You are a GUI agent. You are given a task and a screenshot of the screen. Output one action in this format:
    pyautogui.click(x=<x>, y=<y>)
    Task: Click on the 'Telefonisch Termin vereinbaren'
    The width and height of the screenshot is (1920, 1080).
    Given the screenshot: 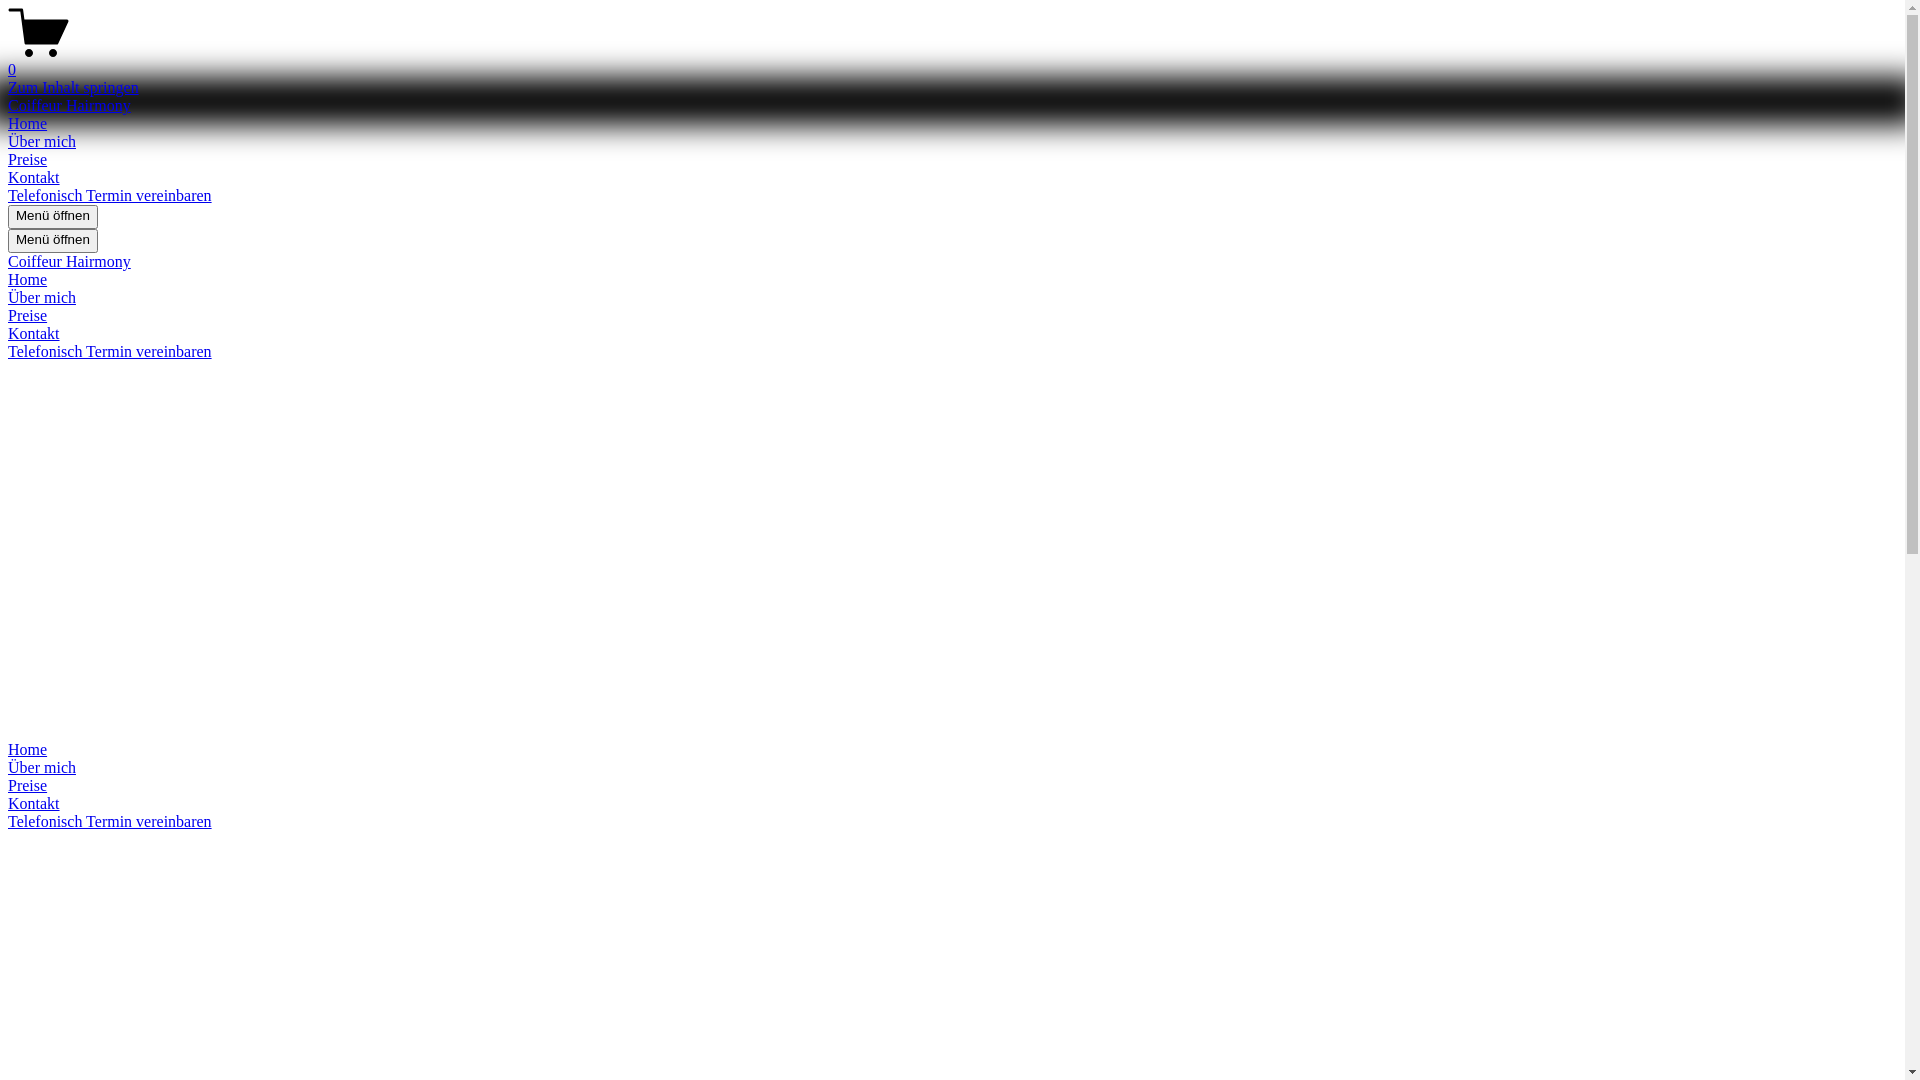 What is the action you would take?
    pyautogui.click(x=109, y=195)
    